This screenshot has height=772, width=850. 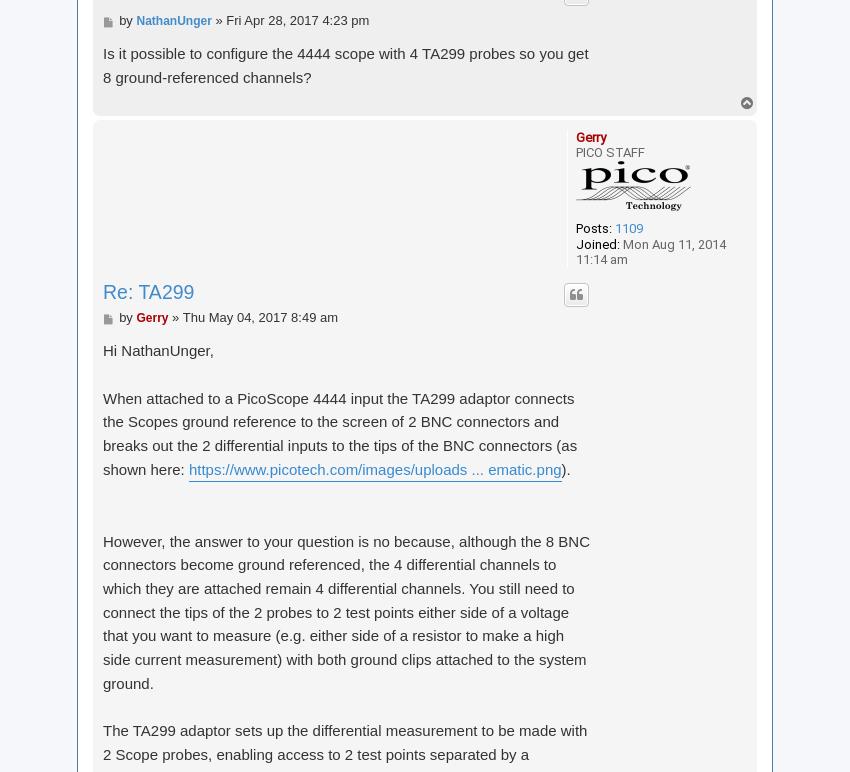 What do you see at coordinates (503, 45) in the screenshot?
I see `'Newsletter'` at bounding box center [503, 45].